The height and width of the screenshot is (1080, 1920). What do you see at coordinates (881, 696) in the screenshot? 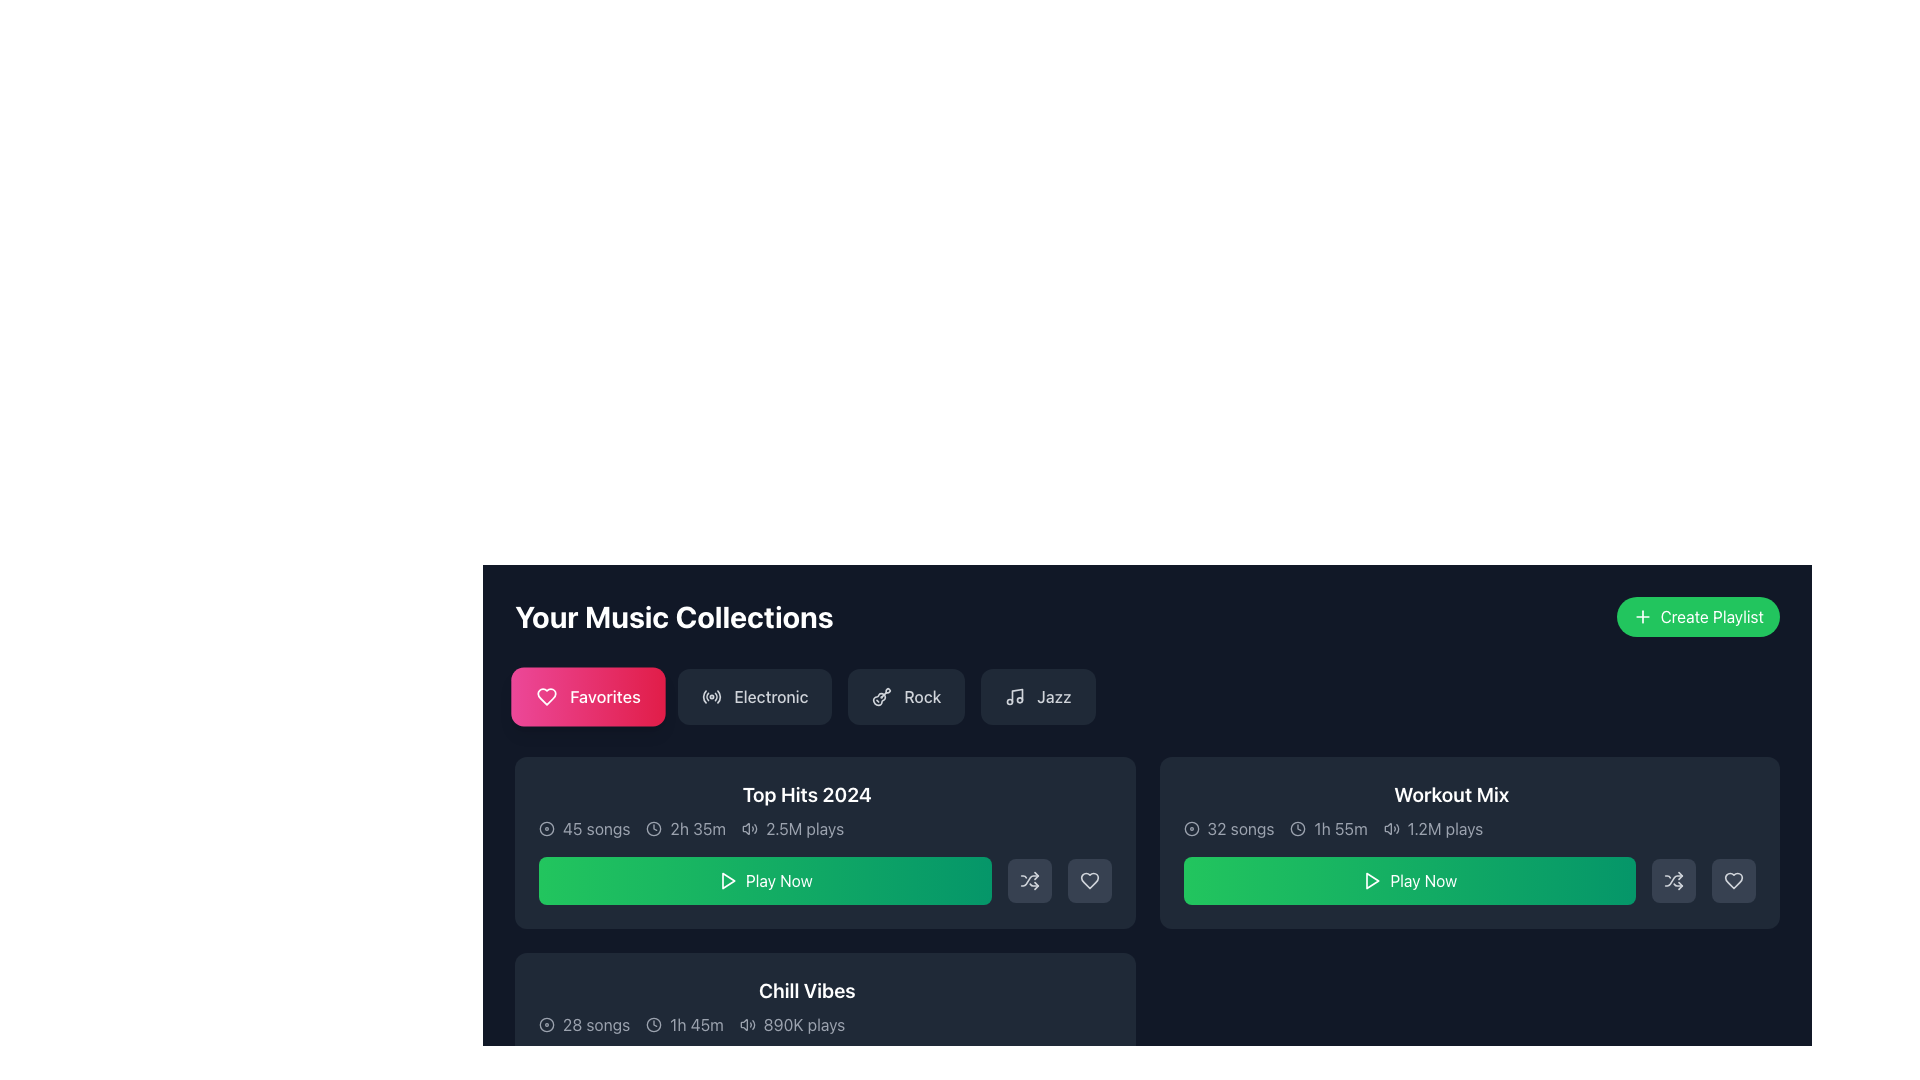
I see `the 'Rock' category button which contains a stylized guitar icon on its left side` at bounding box center [881, 696].